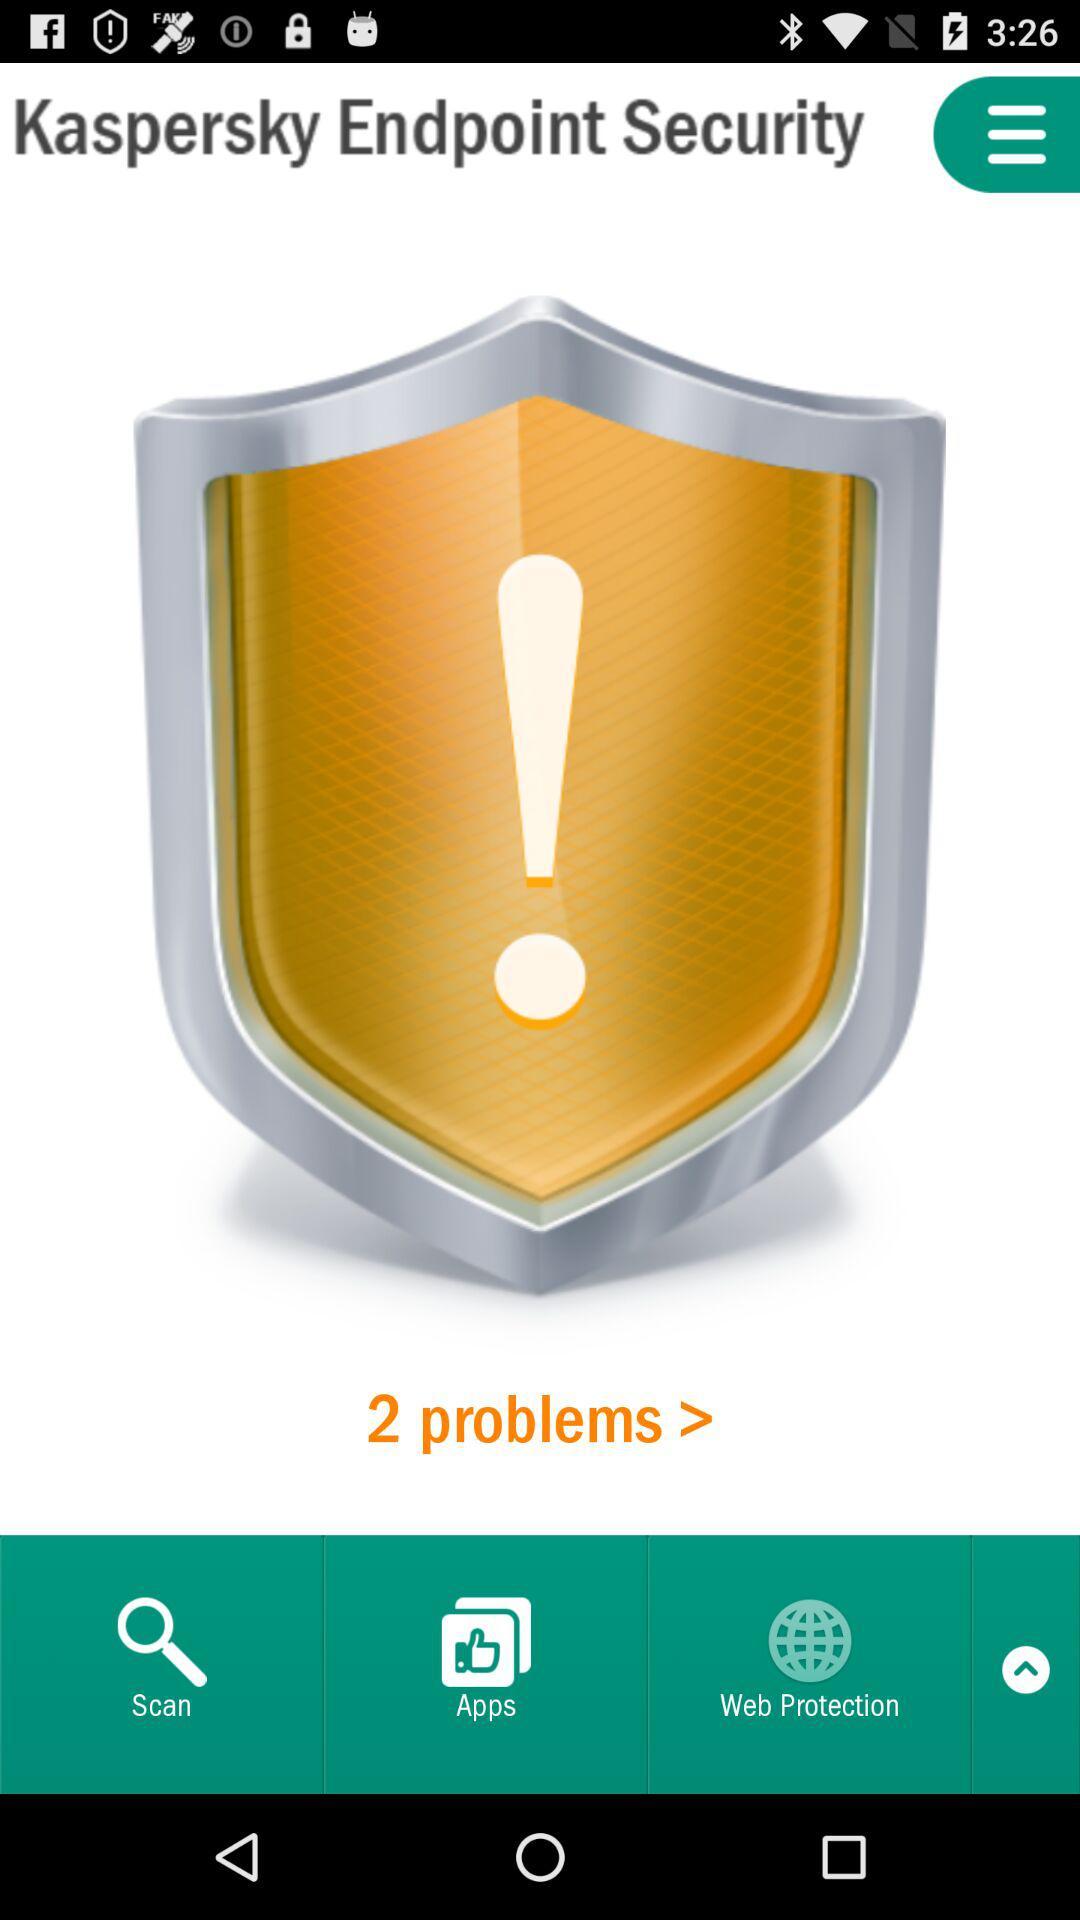 The width and height of the screenshot is (1080, 1920). I want to click on the menu icon, so click(1006, 143).